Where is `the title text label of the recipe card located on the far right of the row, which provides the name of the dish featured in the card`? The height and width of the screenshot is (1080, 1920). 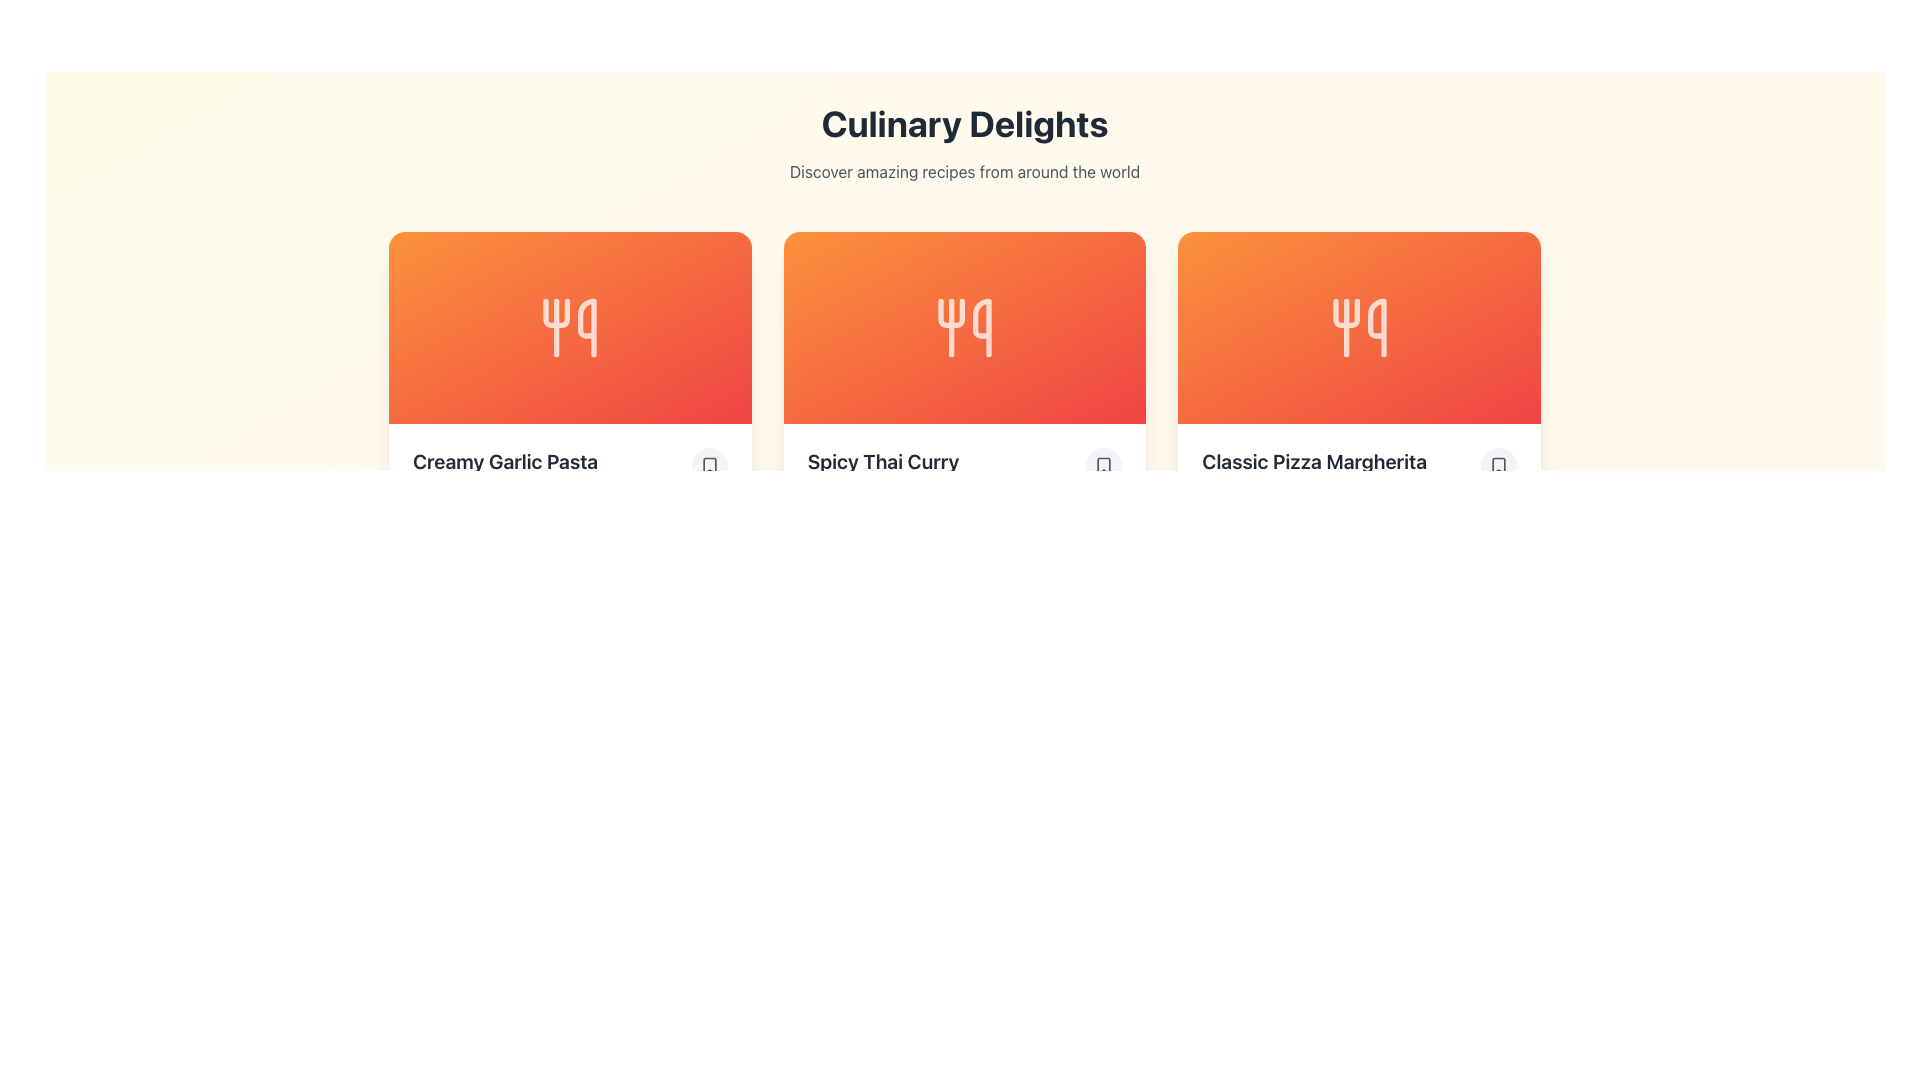 the title text label of the recipe card located on the far right of the row, which provides the name of the dish featured in the card is located at coordinates (1359, 466).